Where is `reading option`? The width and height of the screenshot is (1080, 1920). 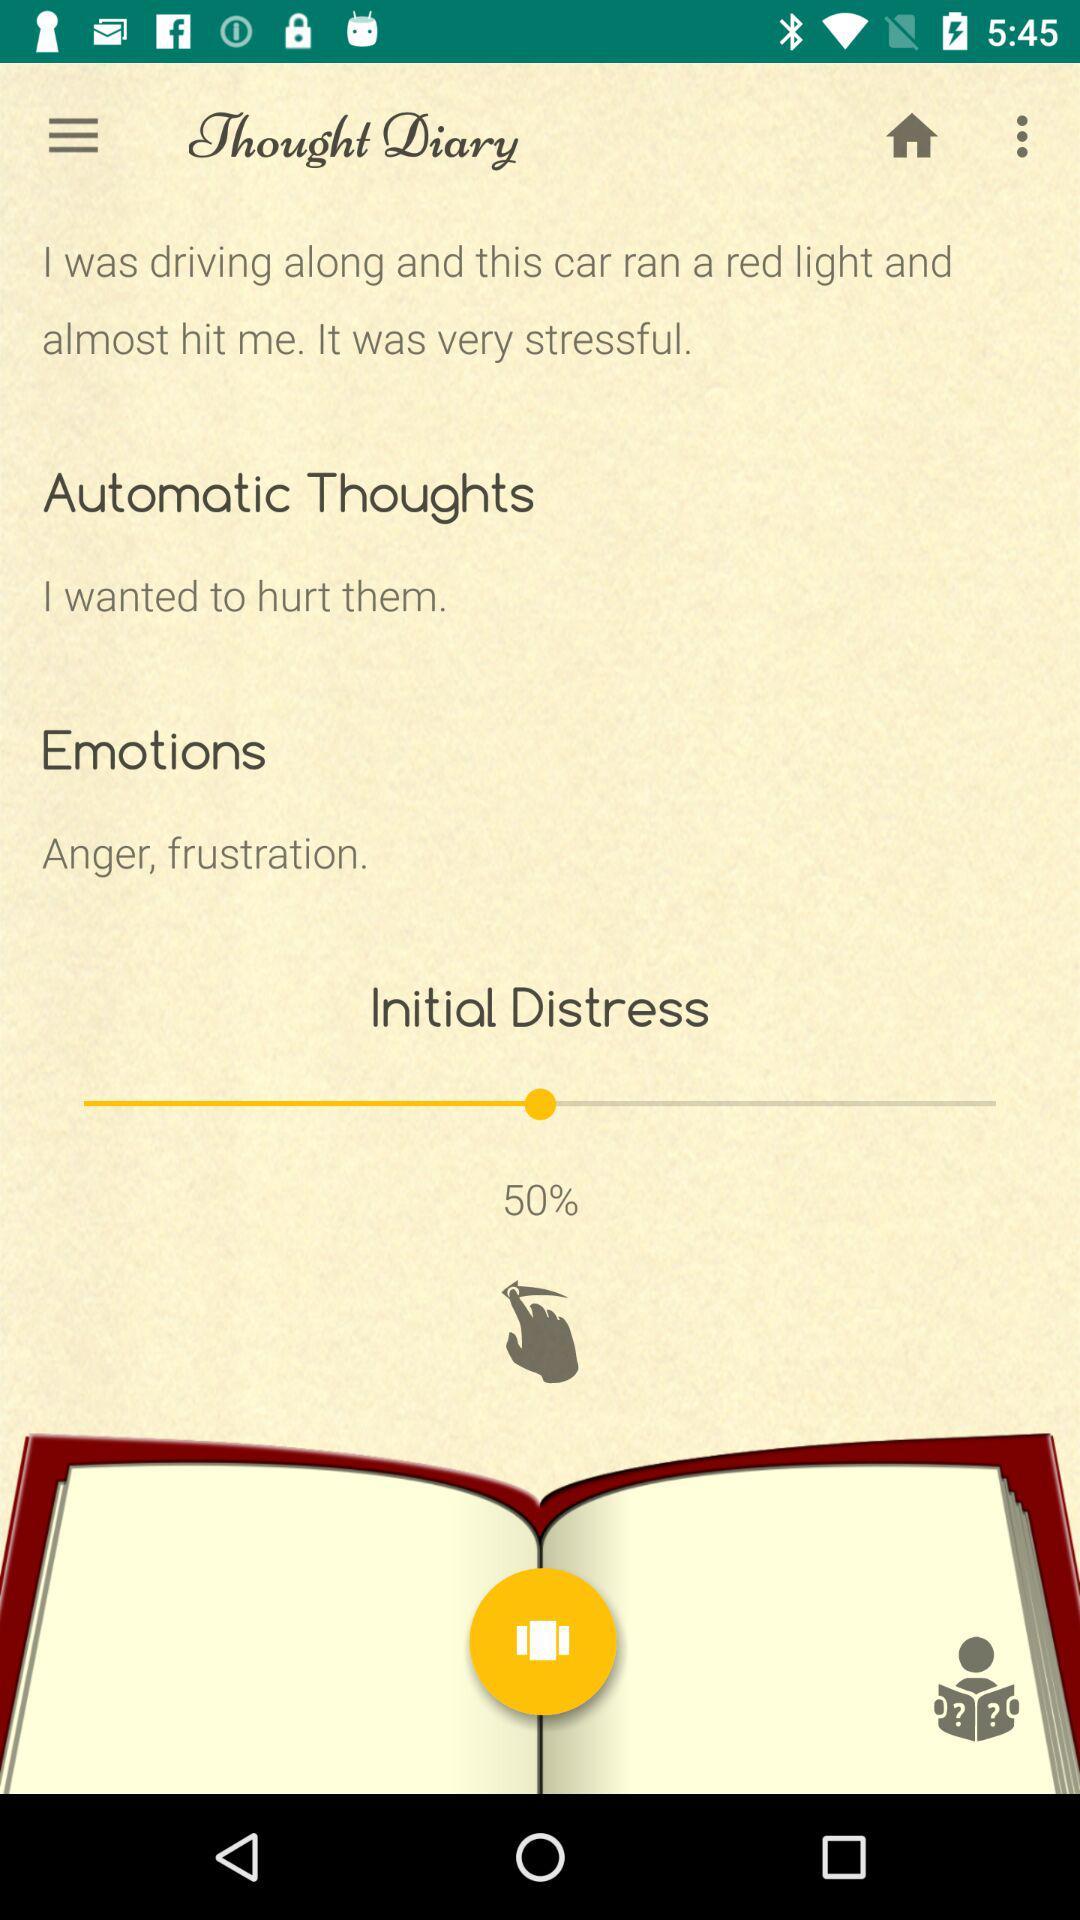 reading option is located at coordinates (974, 1688).